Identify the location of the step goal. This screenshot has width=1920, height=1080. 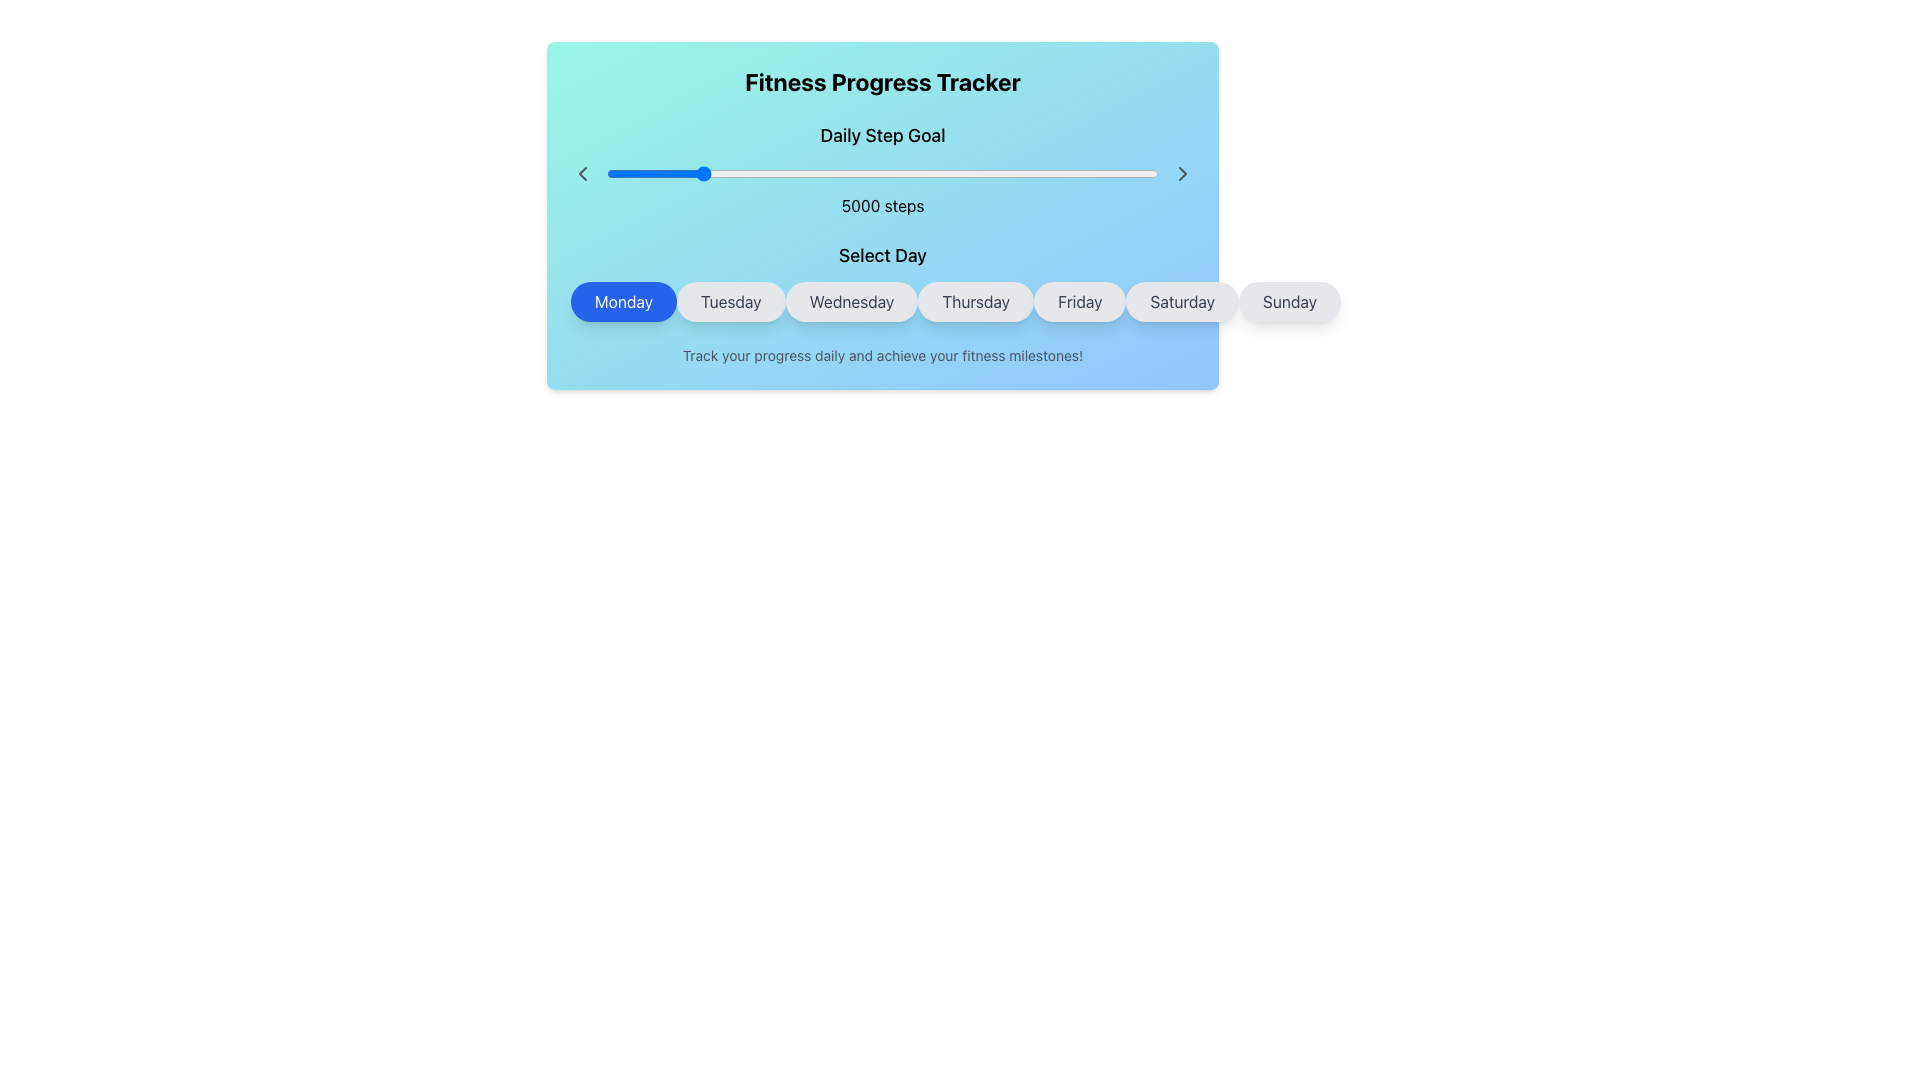
(995, 172).